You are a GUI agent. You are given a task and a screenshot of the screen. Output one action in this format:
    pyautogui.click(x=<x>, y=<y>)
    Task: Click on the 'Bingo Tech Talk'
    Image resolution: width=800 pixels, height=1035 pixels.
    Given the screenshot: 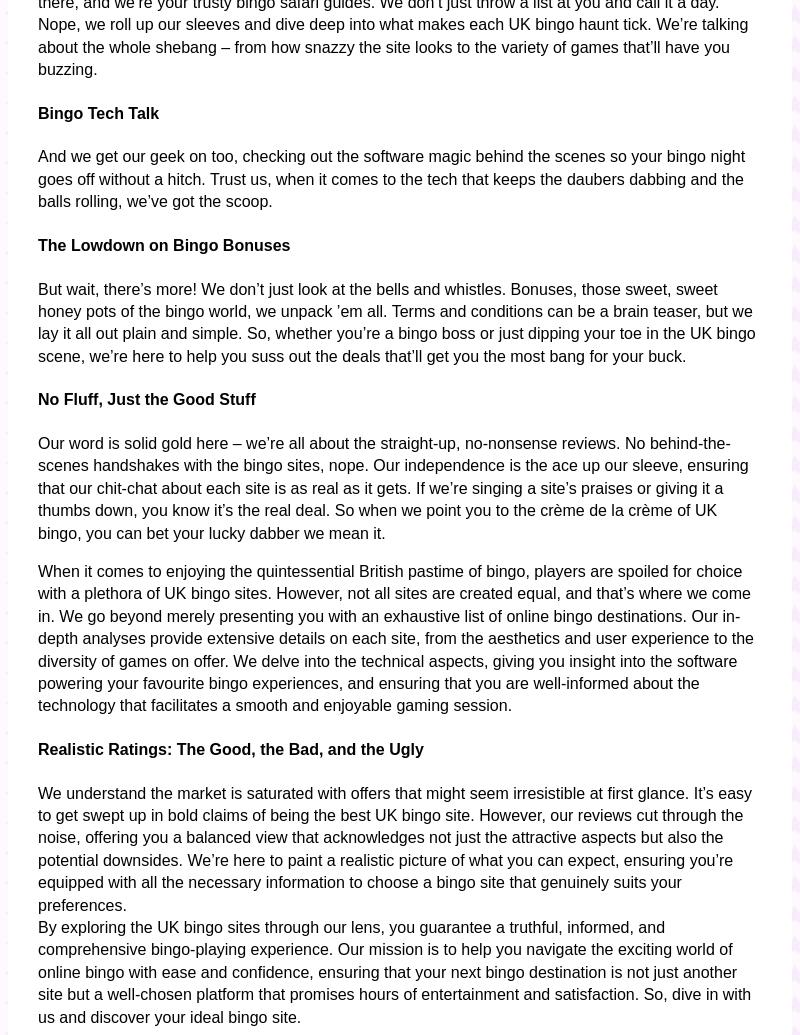 What is the action you would take?
    pyautogui.click(x=37, y=112)
    